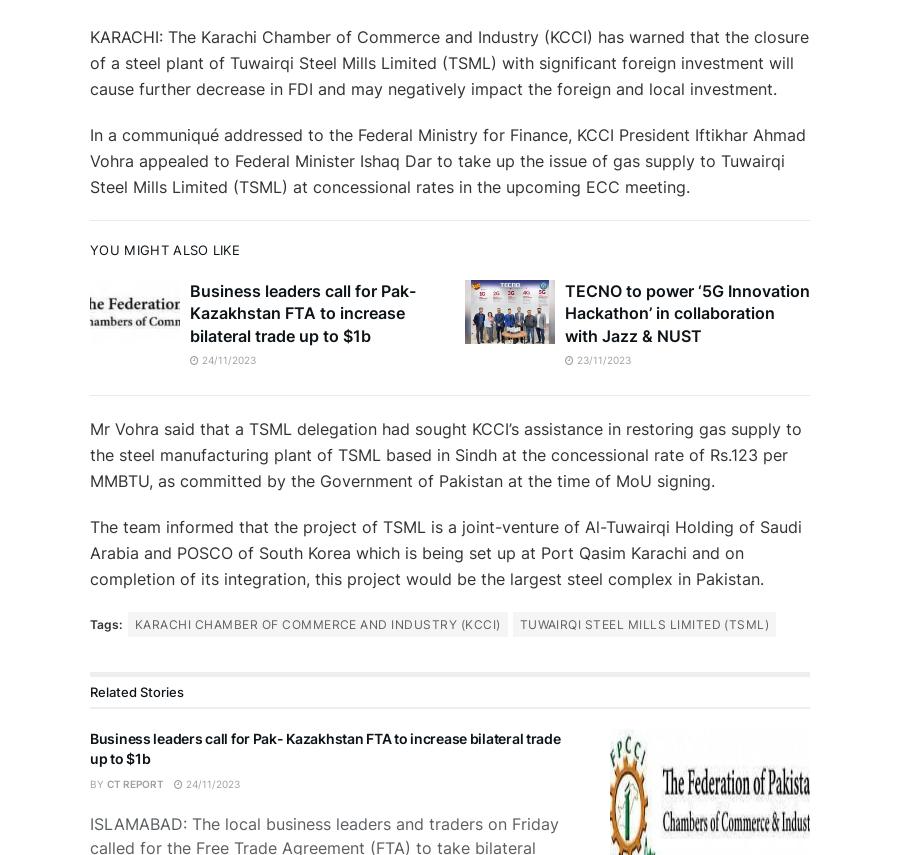 The image size is (900, 855). Describe the element at coordinates (602, 359) in the screenshot. I see `'23/11/2023'` at that location.